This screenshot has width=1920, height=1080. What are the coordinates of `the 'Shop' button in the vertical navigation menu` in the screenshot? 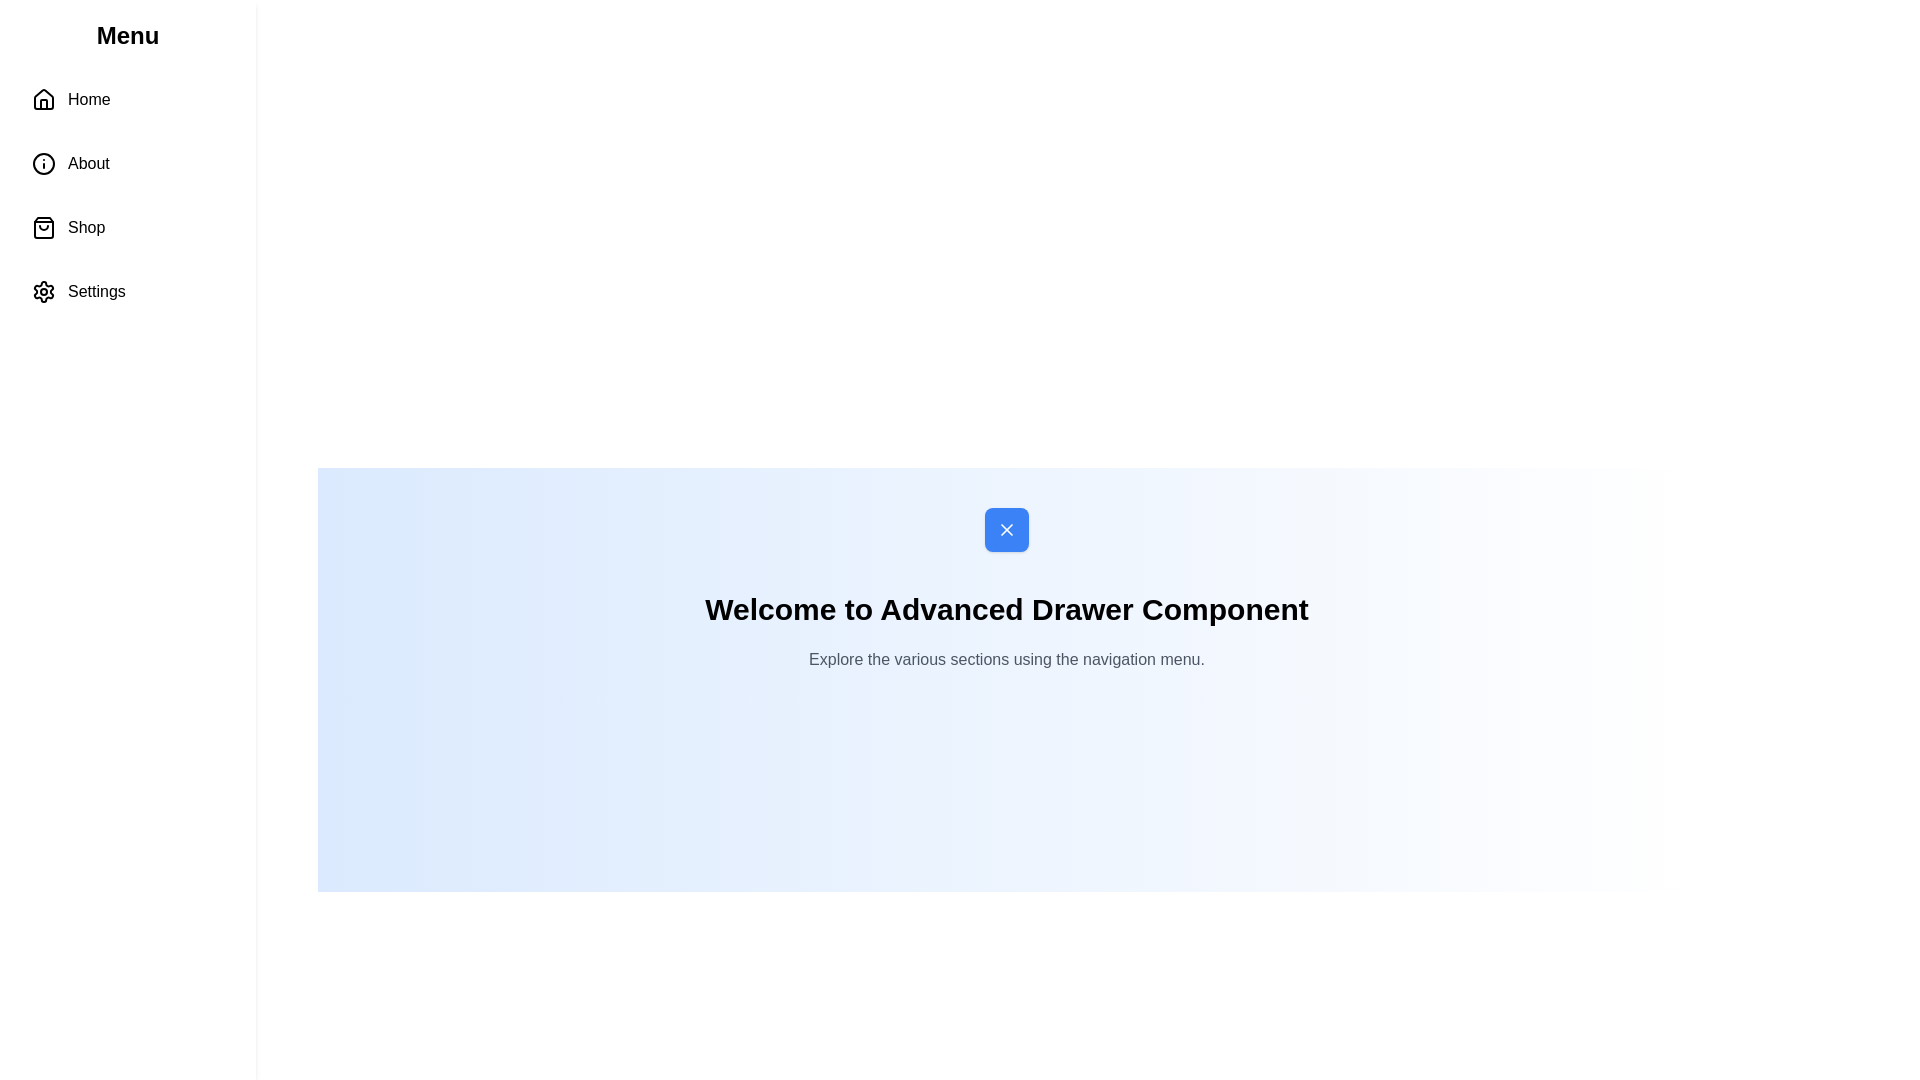 It's located at (127, 226).